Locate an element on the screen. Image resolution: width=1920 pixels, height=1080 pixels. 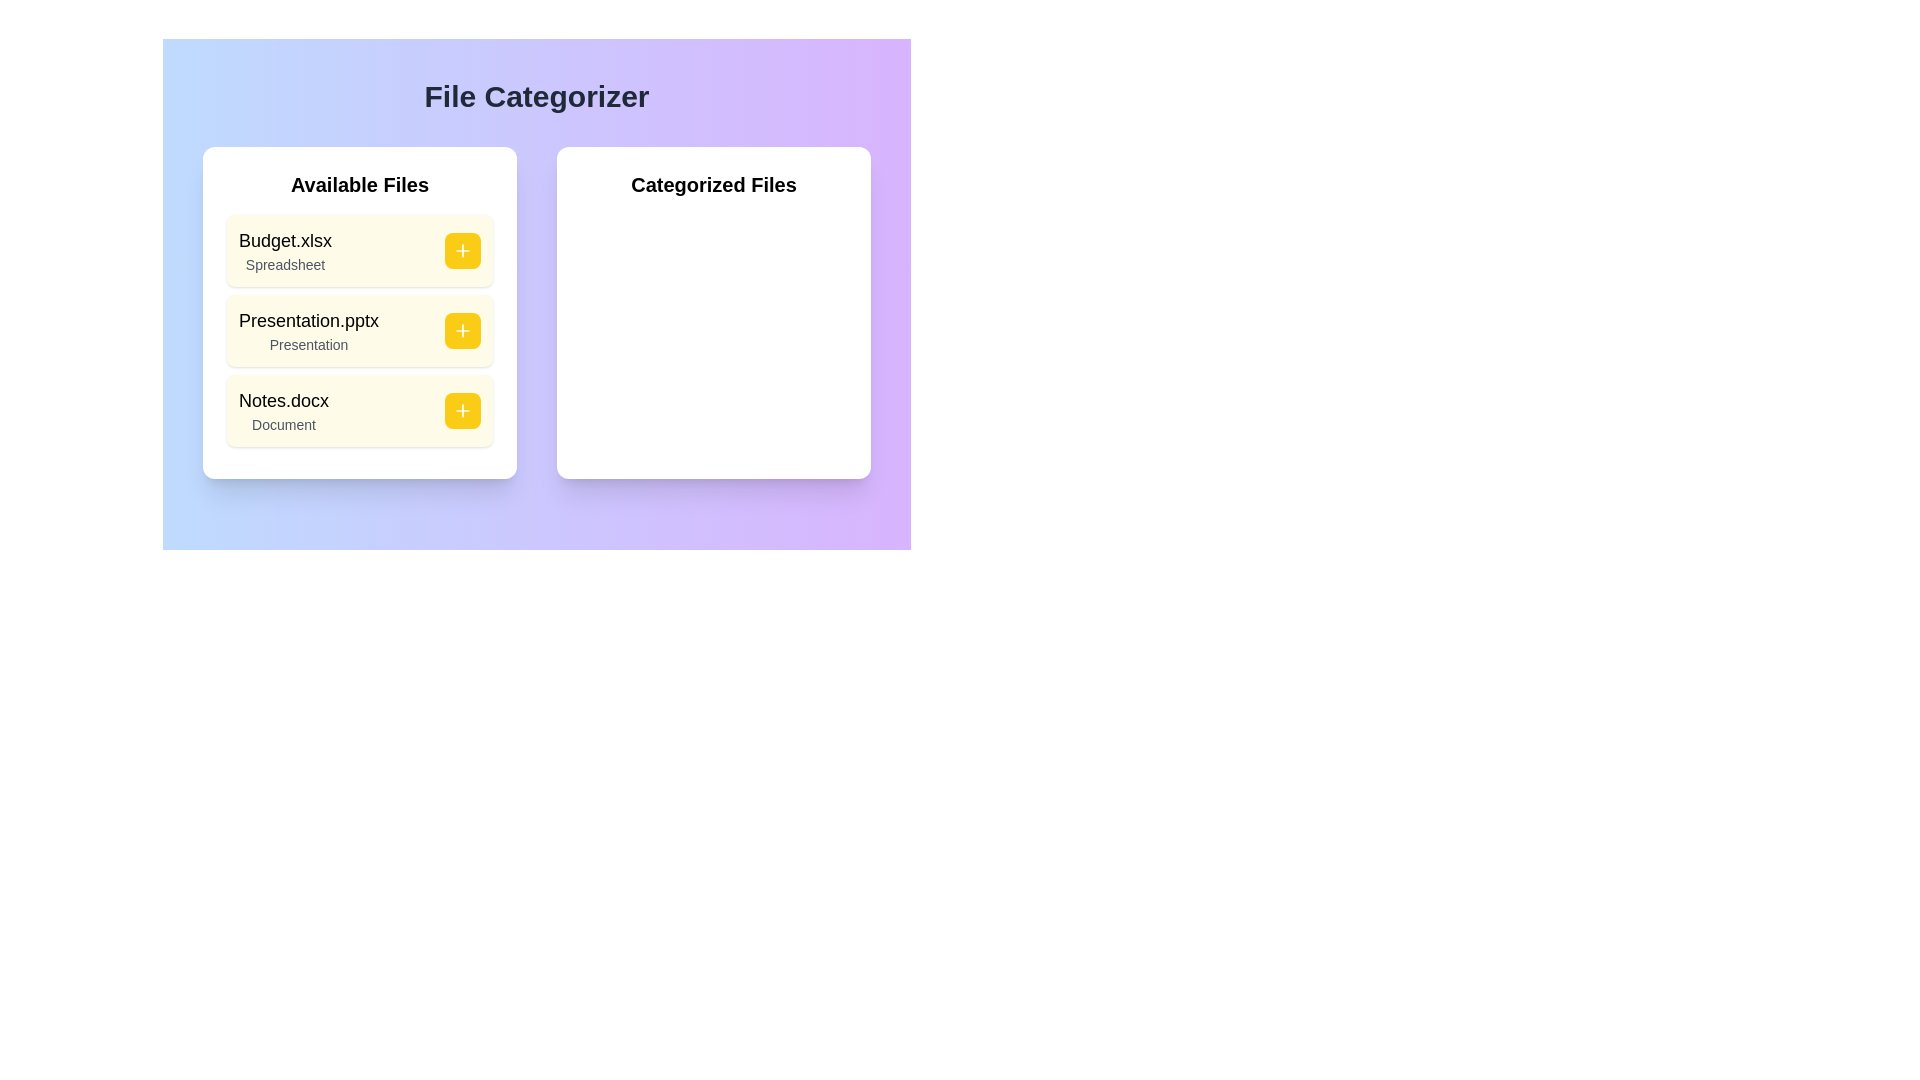
the text label displaying the file name 'Presentation.pptx', which is styled in medium font and positioned under 'Available Files' is located at coordinates (308, 319).